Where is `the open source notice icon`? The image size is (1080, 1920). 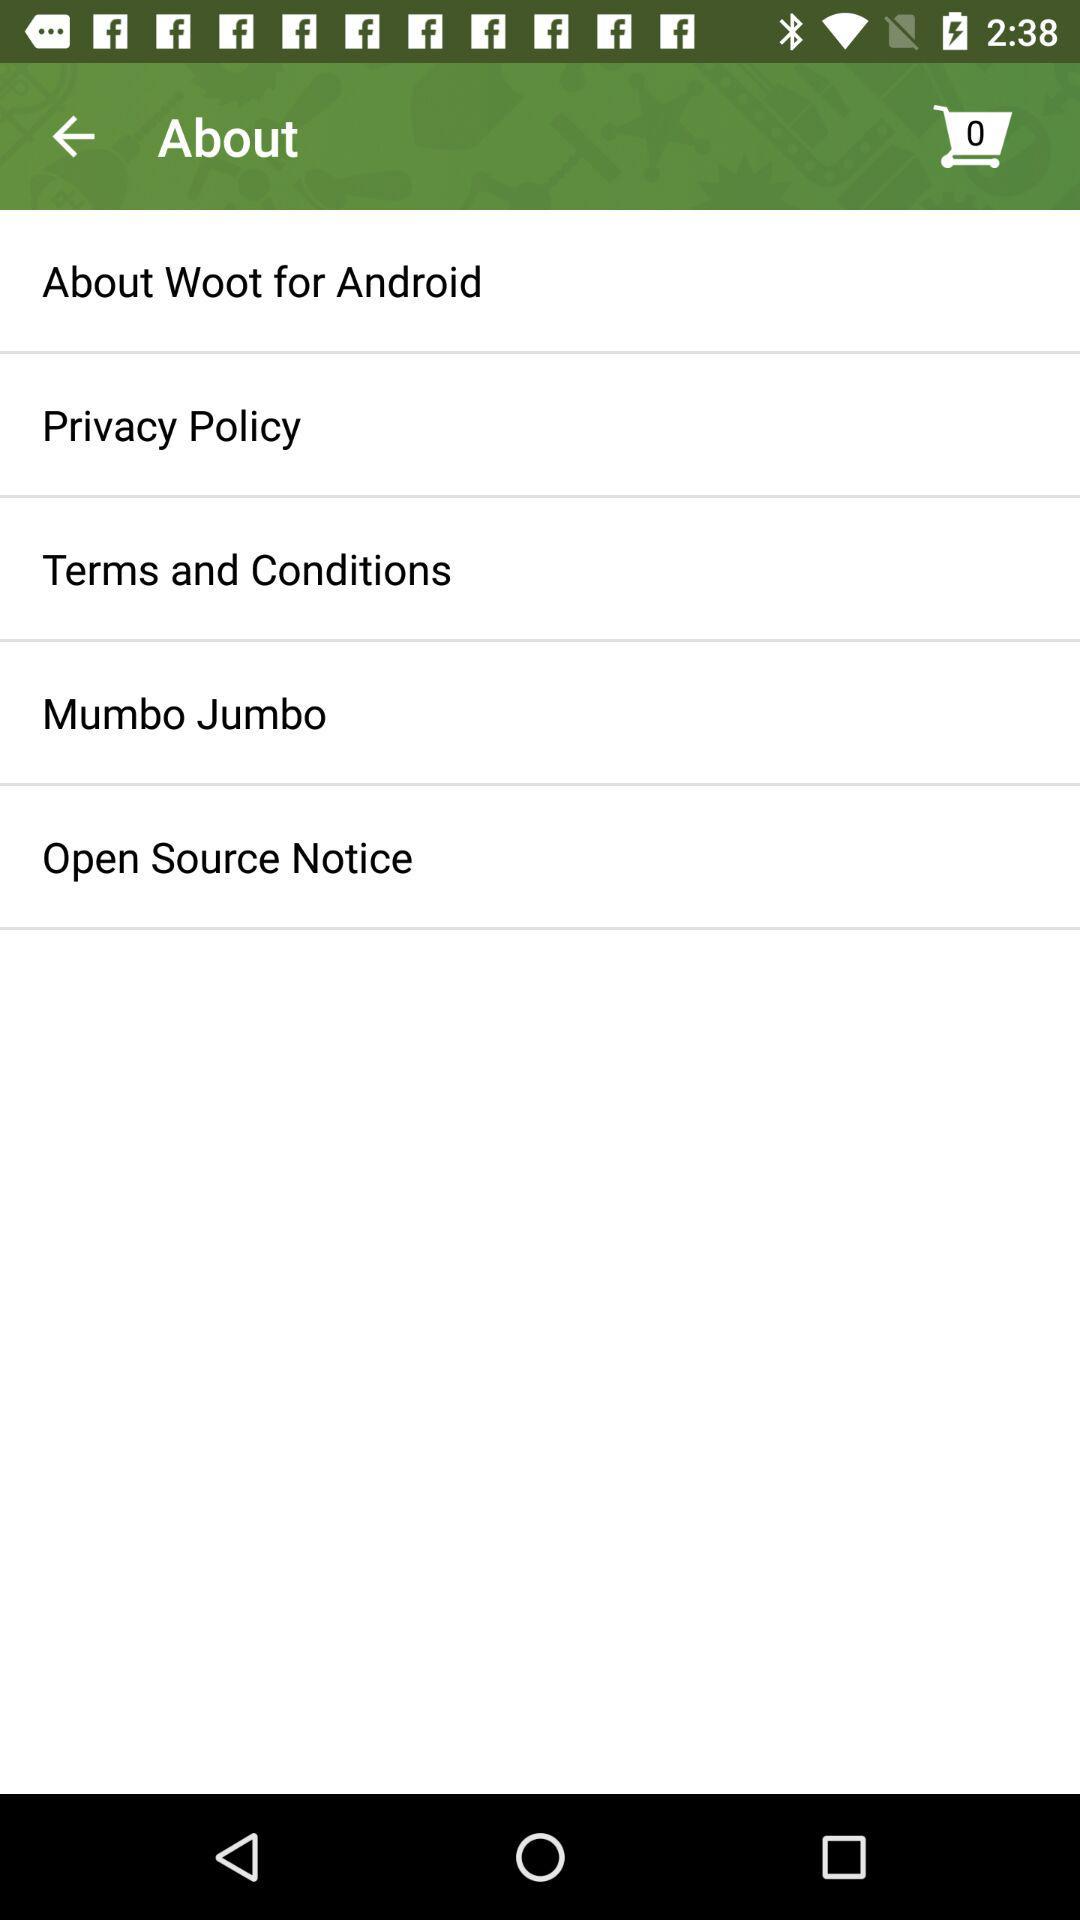 the open source notice icon is located at coordinates (226, 856).